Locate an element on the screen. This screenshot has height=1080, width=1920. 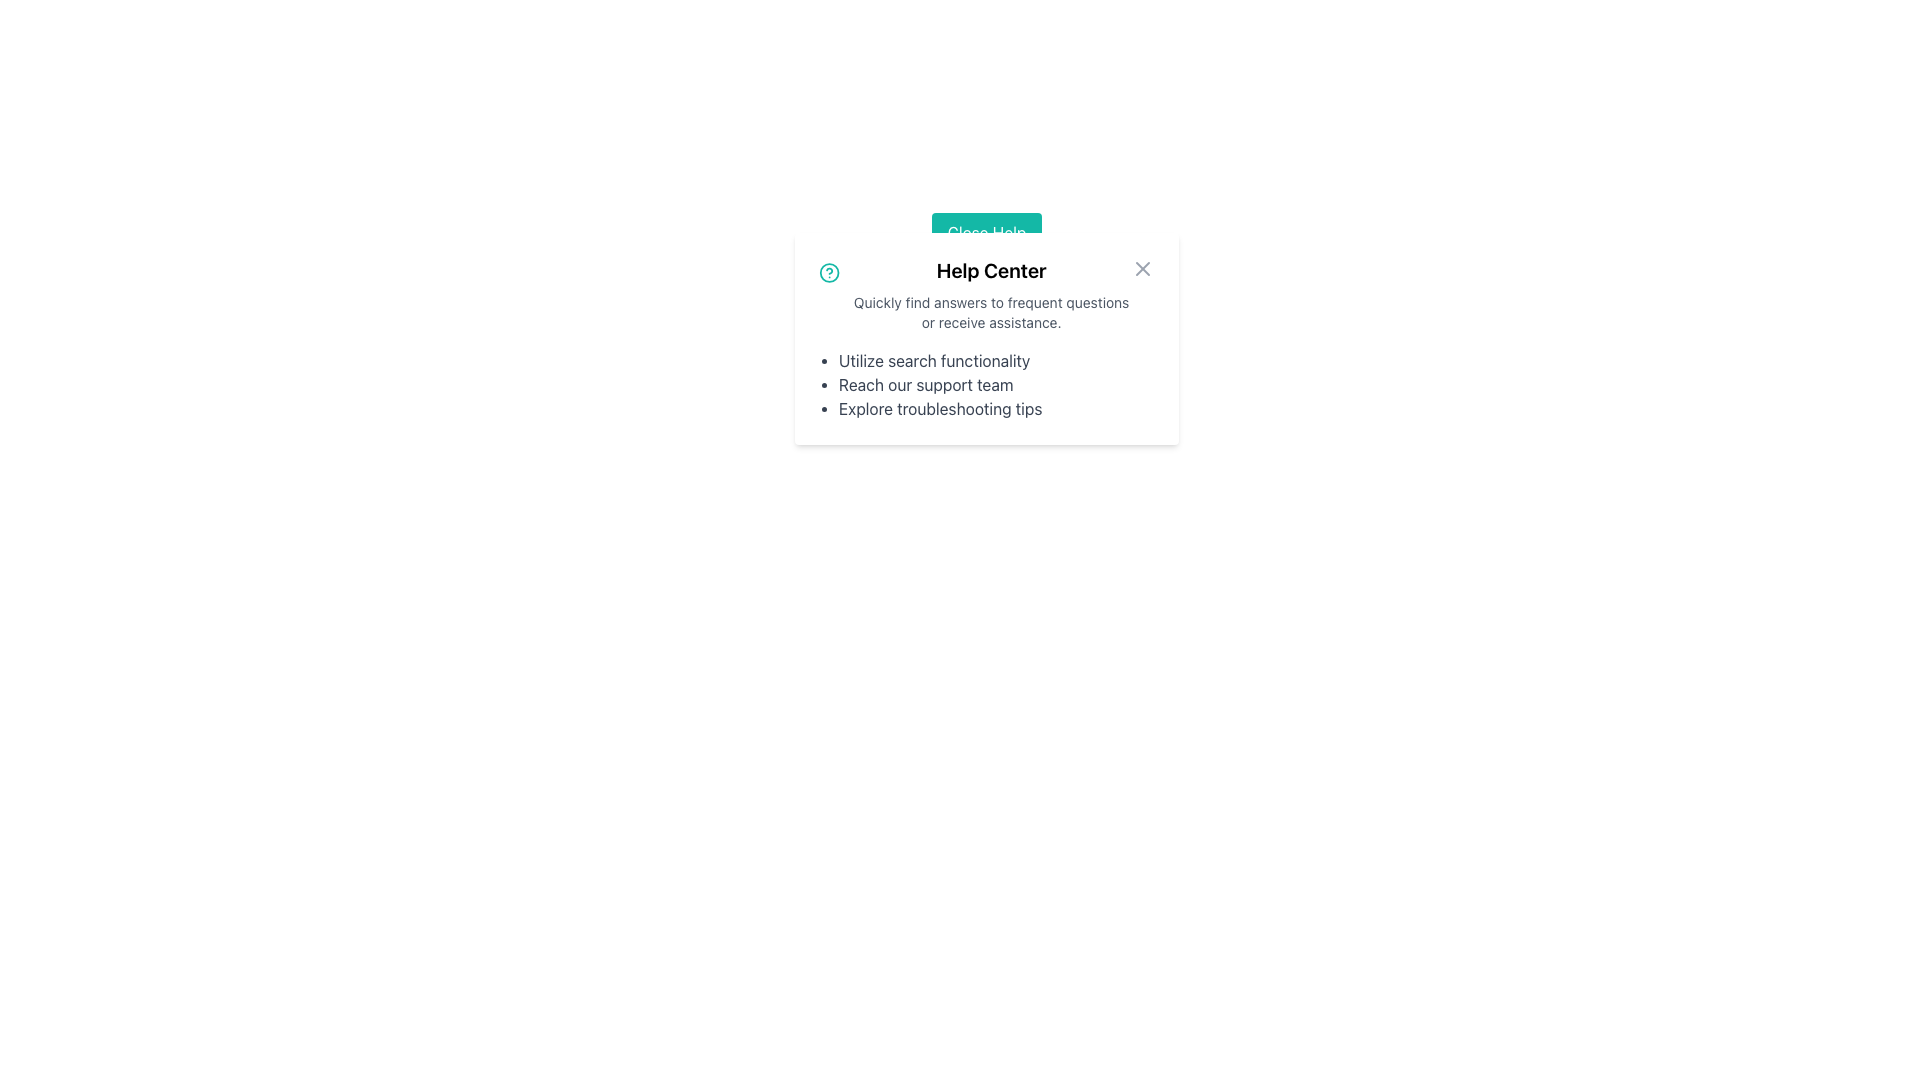
the static text display providing information to connect with the support team, located below the 'Help Center' heading is located at coordinates (997, 385).